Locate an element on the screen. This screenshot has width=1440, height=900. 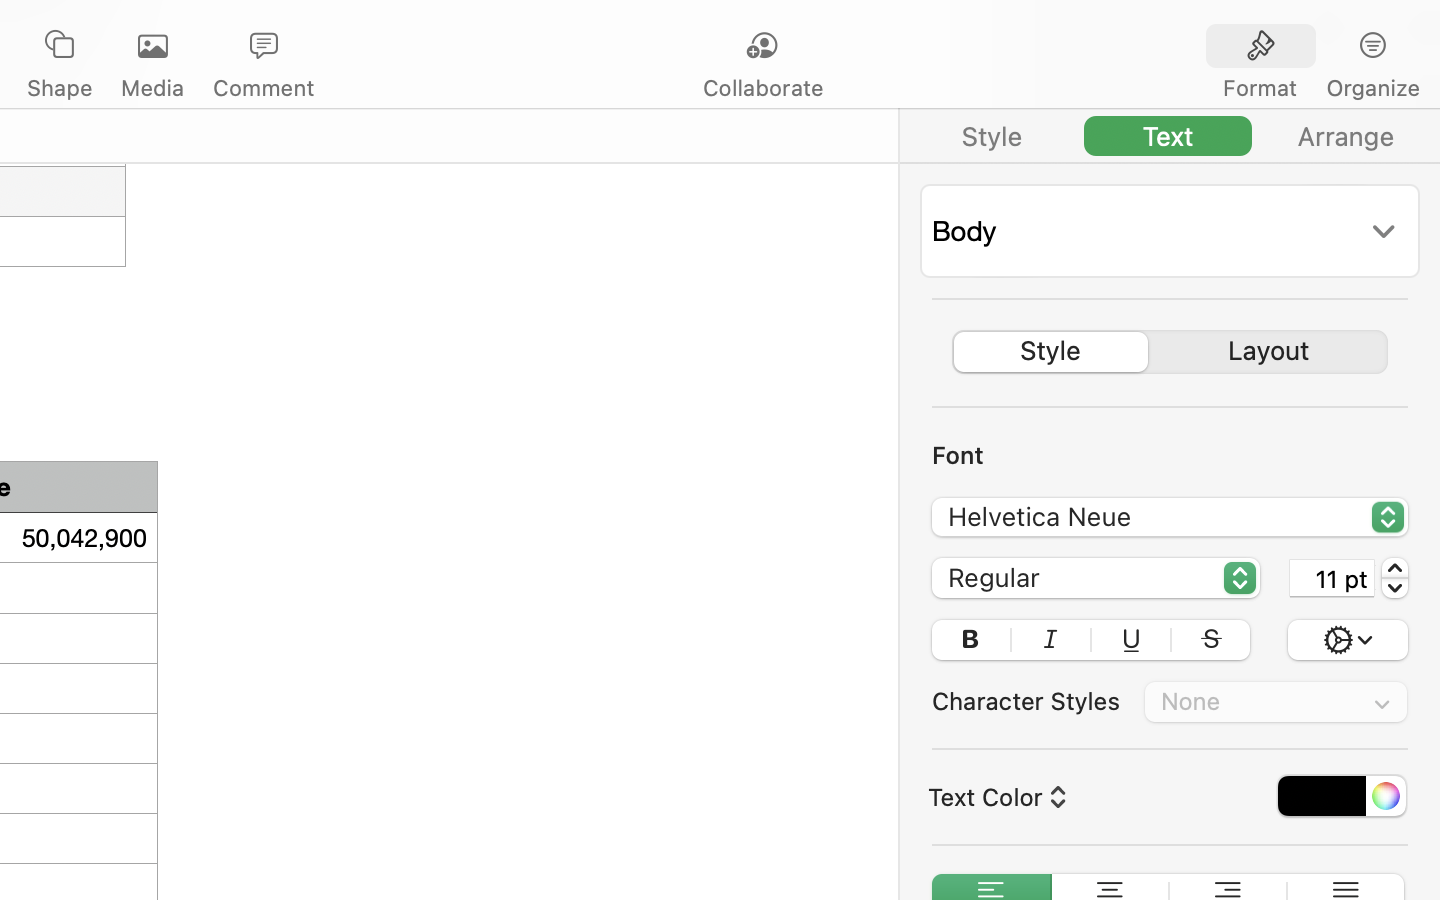
'Organize' is located at coordinates (1371, 87).